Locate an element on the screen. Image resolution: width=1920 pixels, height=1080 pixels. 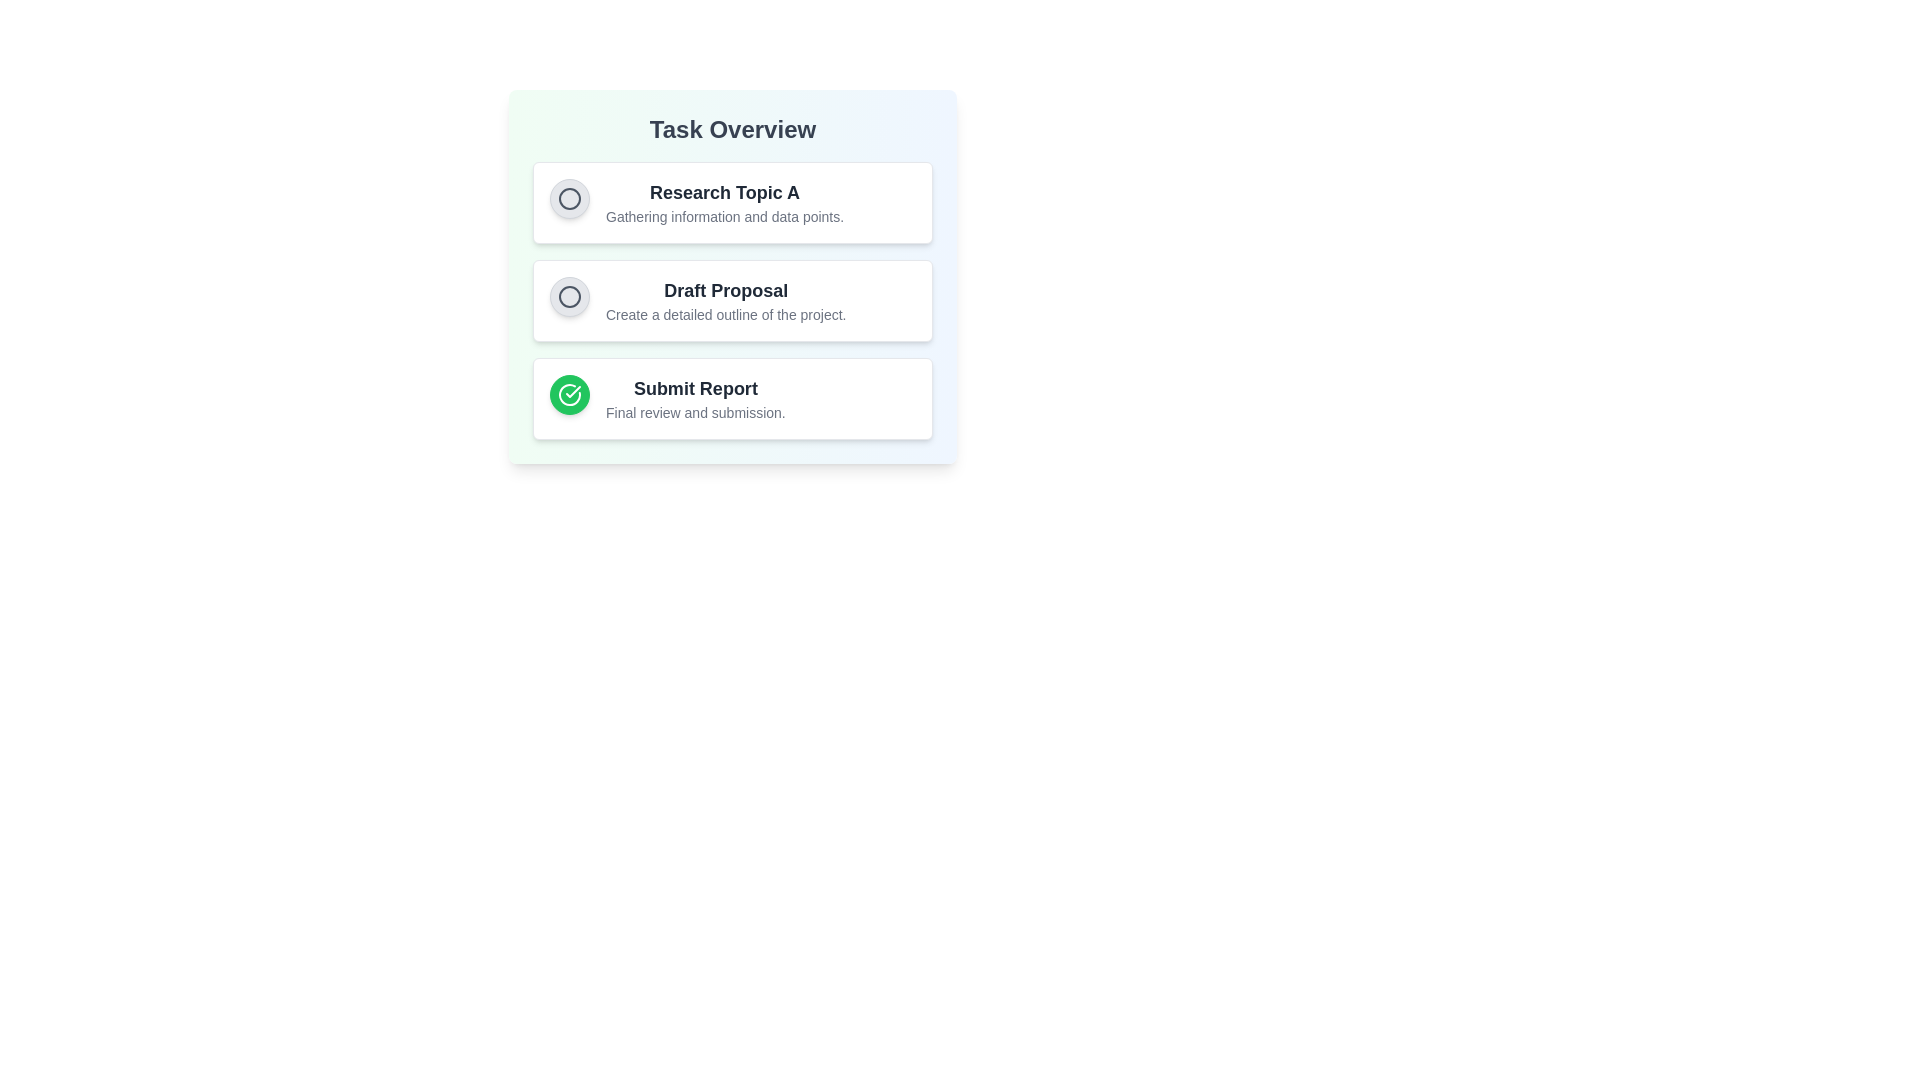
the Text Header labeled 'Task Overview', which is styled with bold and large font and is located at the top of a panel above a list of task items is located at coordinates (732, 130).